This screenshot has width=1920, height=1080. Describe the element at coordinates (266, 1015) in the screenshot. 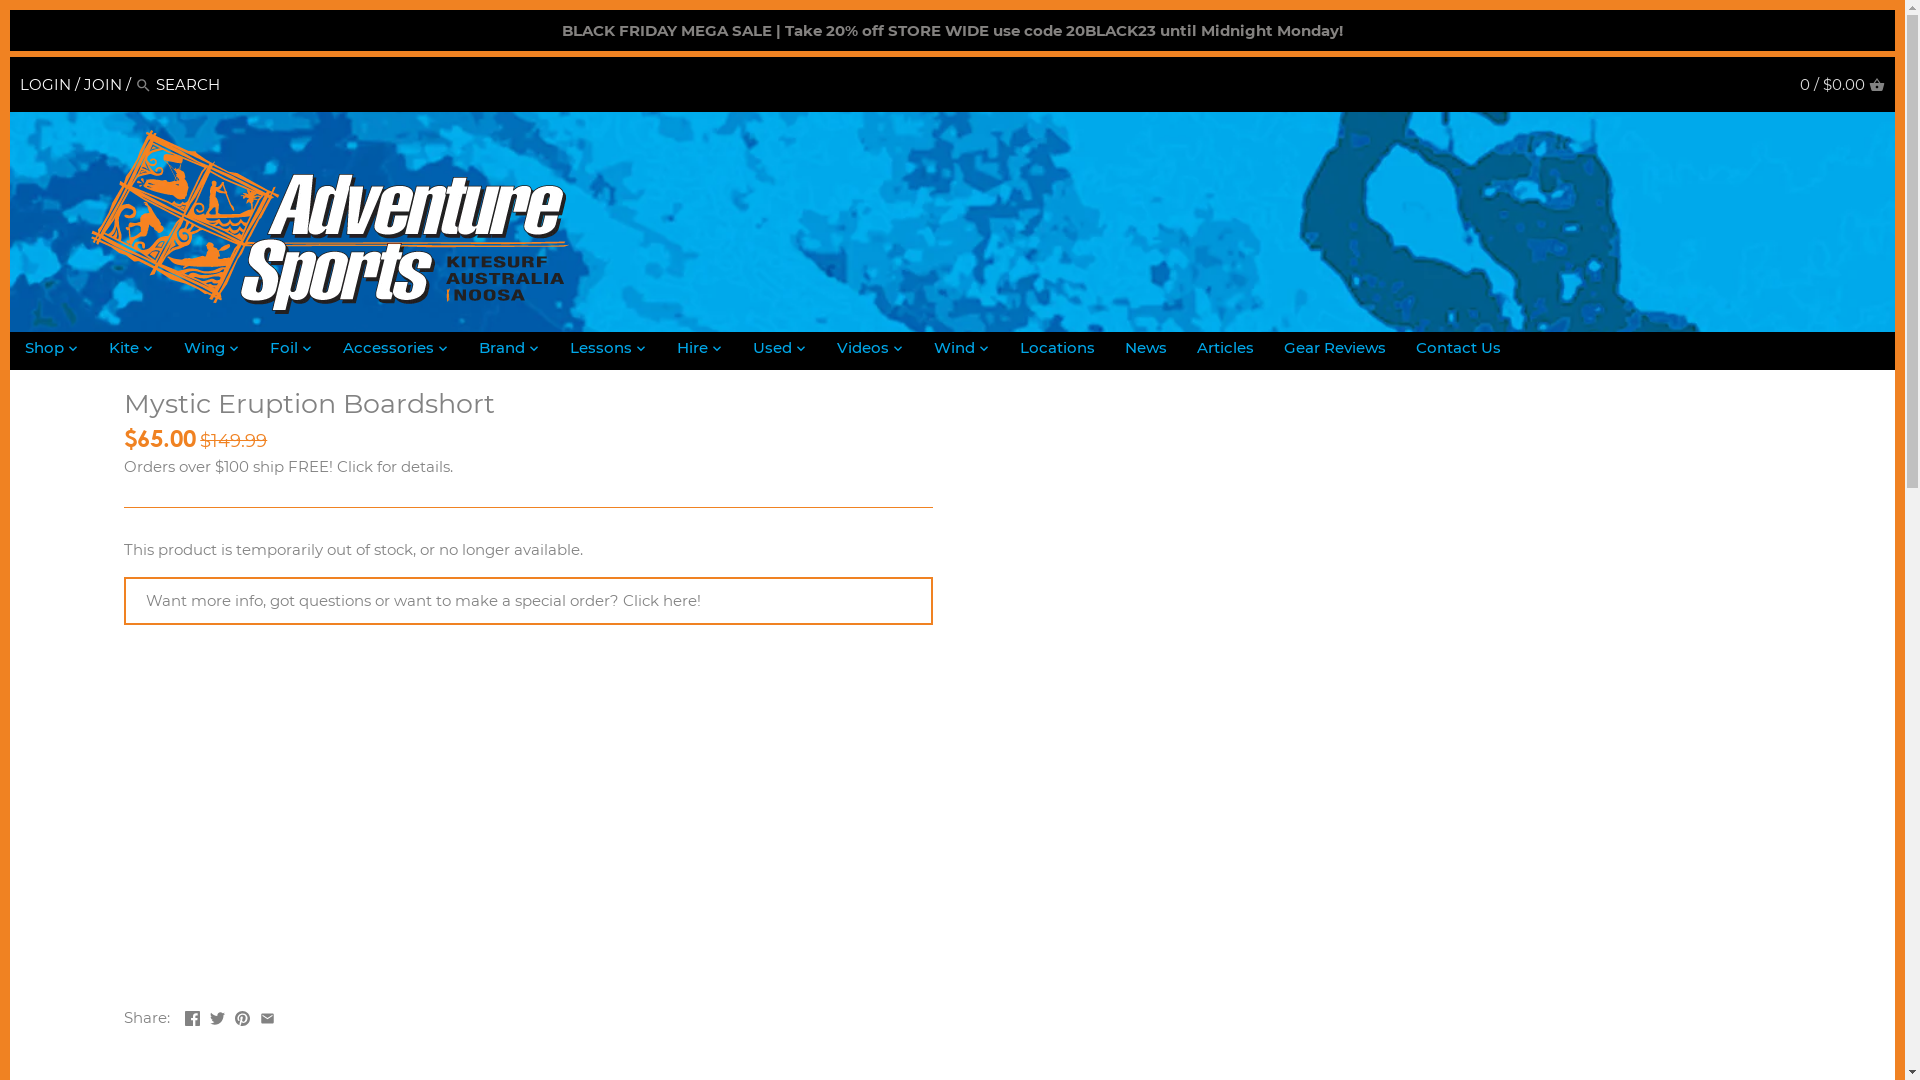

I see `'Email'` at that location.